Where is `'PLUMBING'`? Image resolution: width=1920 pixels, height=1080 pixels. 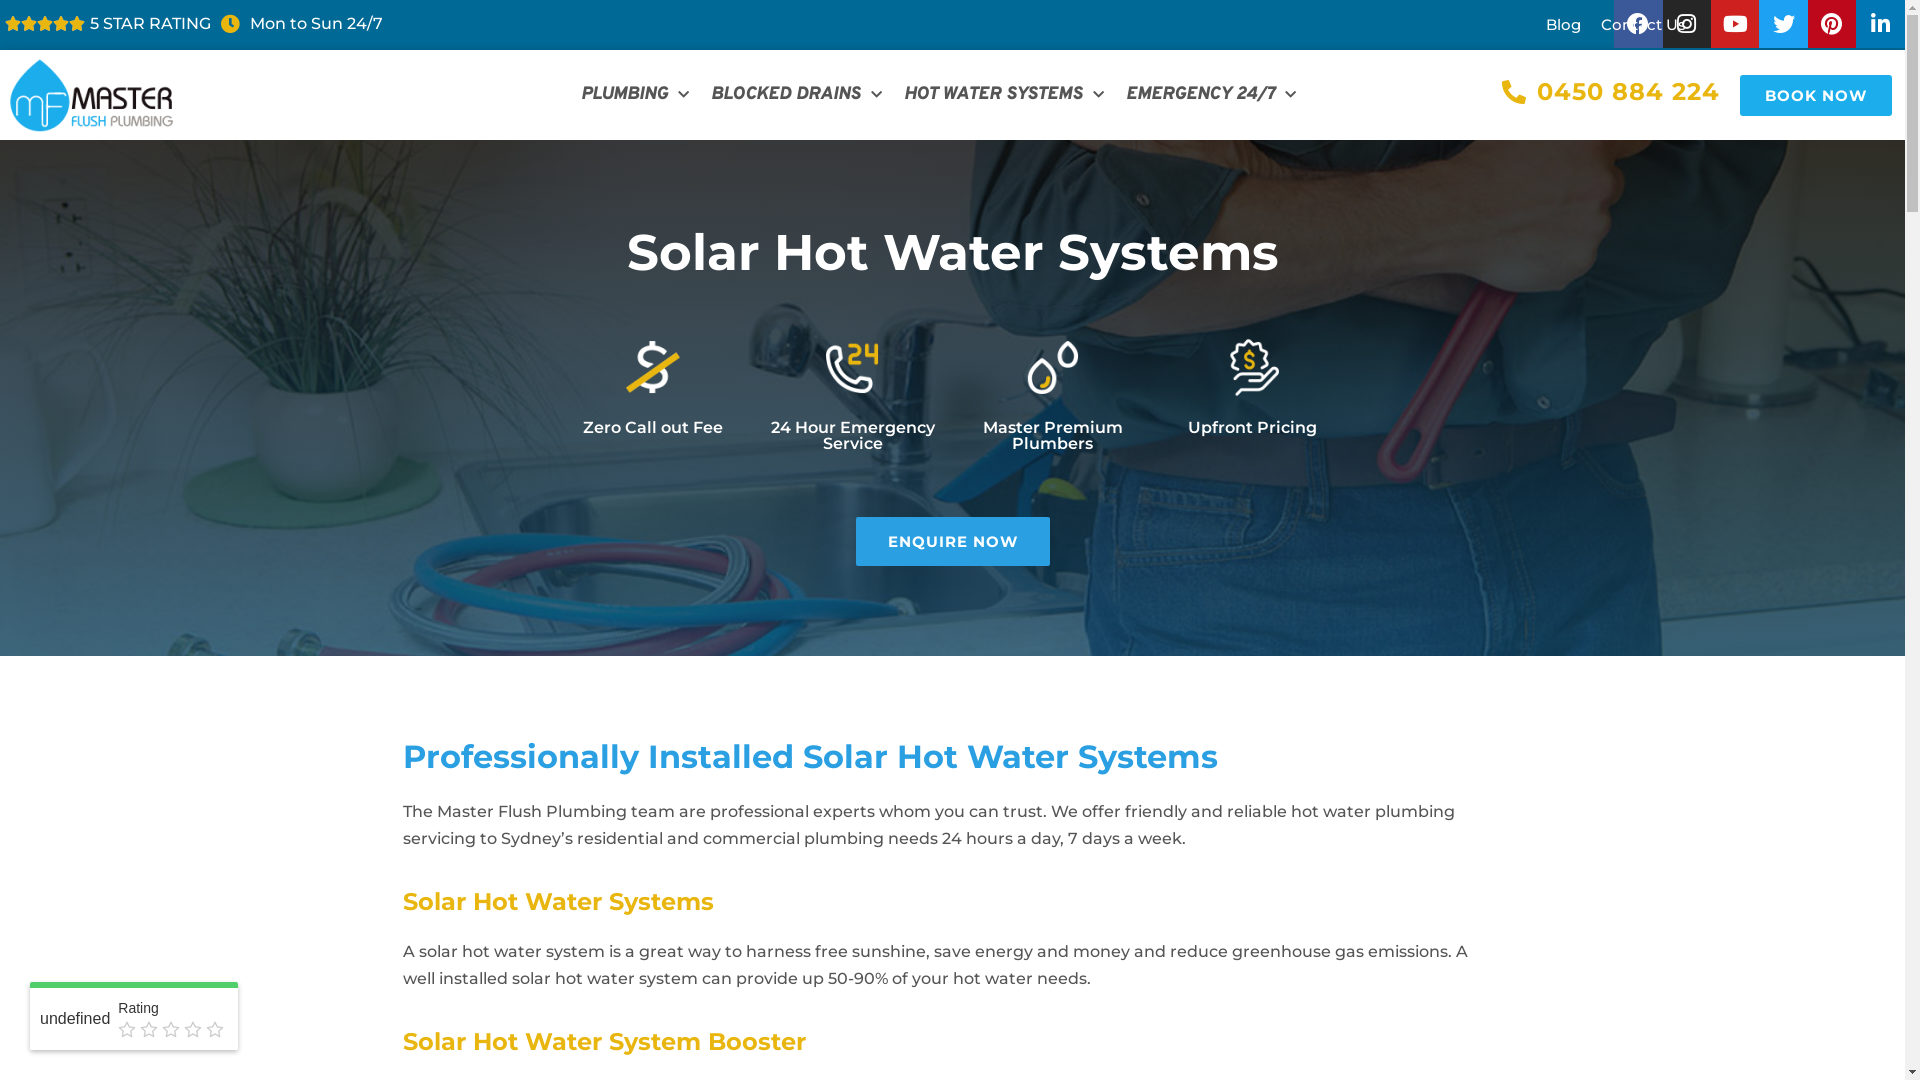
'PLUMBING' is located at coordinates (575, 95).